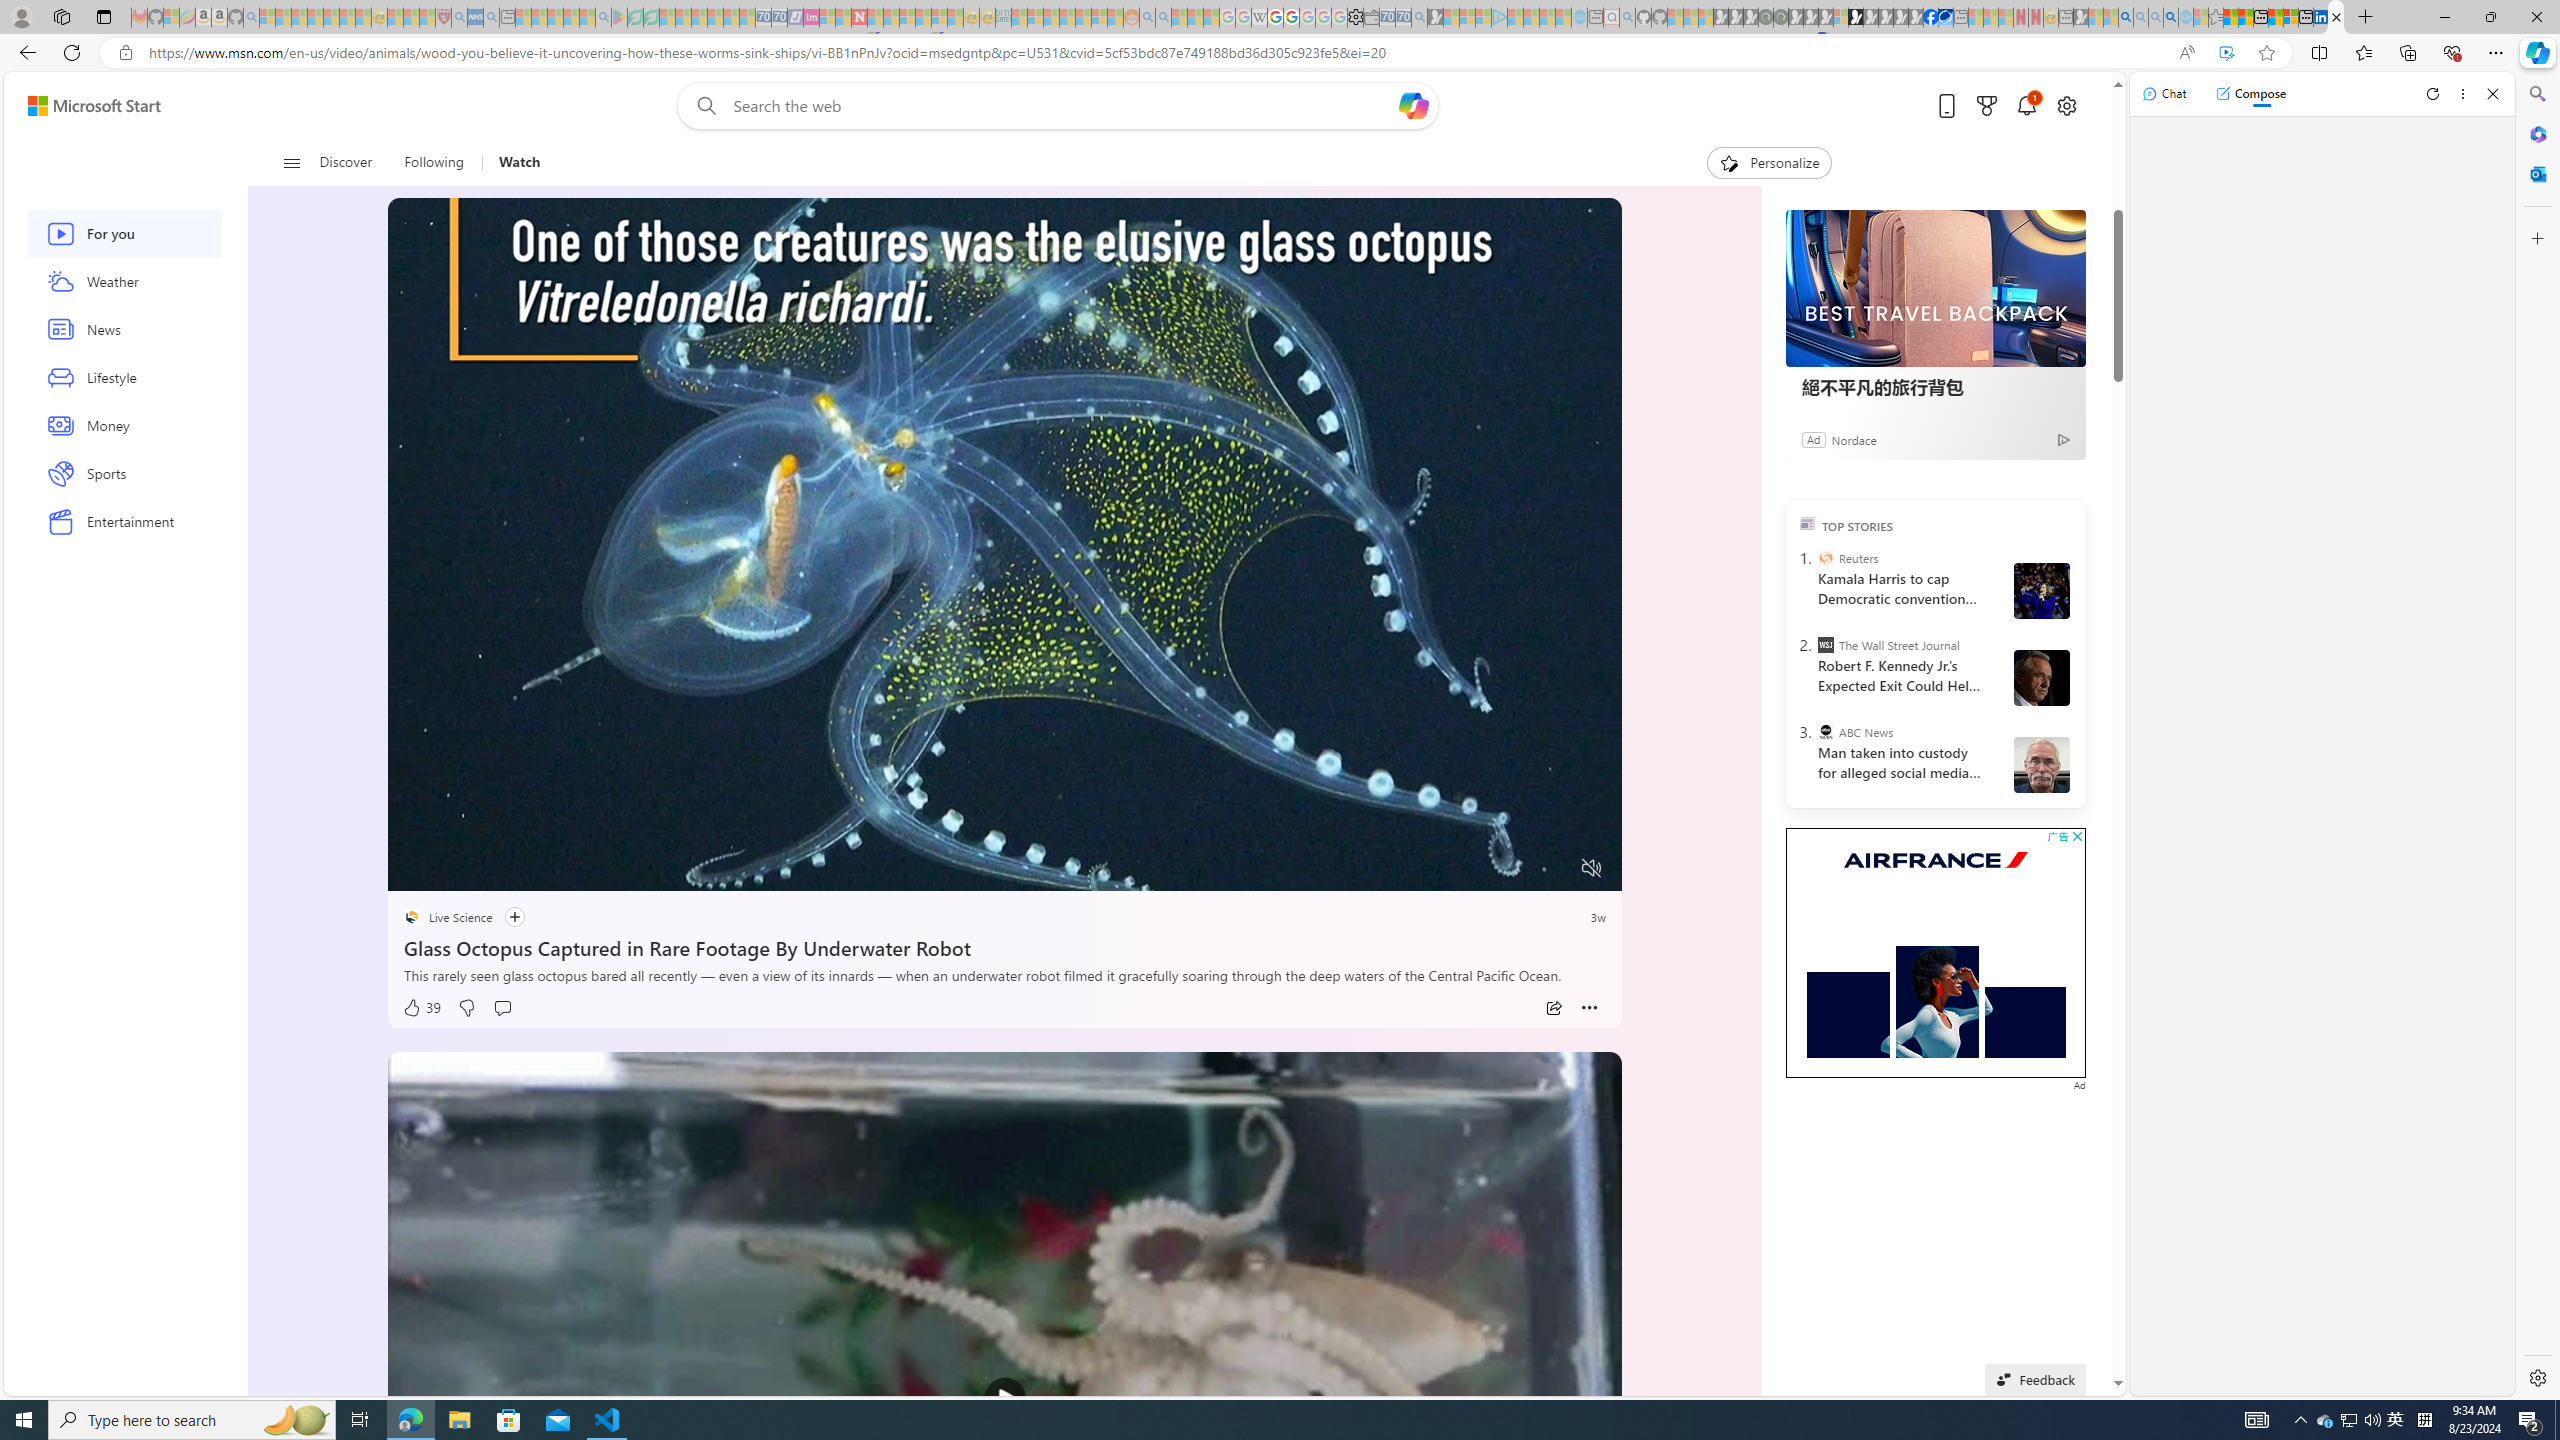 This screenshot has height=1440, width=2560. Describe the element at coordinates (2080, 16) in the screenshot. I see `'MSN - Sleeping'` at that location.